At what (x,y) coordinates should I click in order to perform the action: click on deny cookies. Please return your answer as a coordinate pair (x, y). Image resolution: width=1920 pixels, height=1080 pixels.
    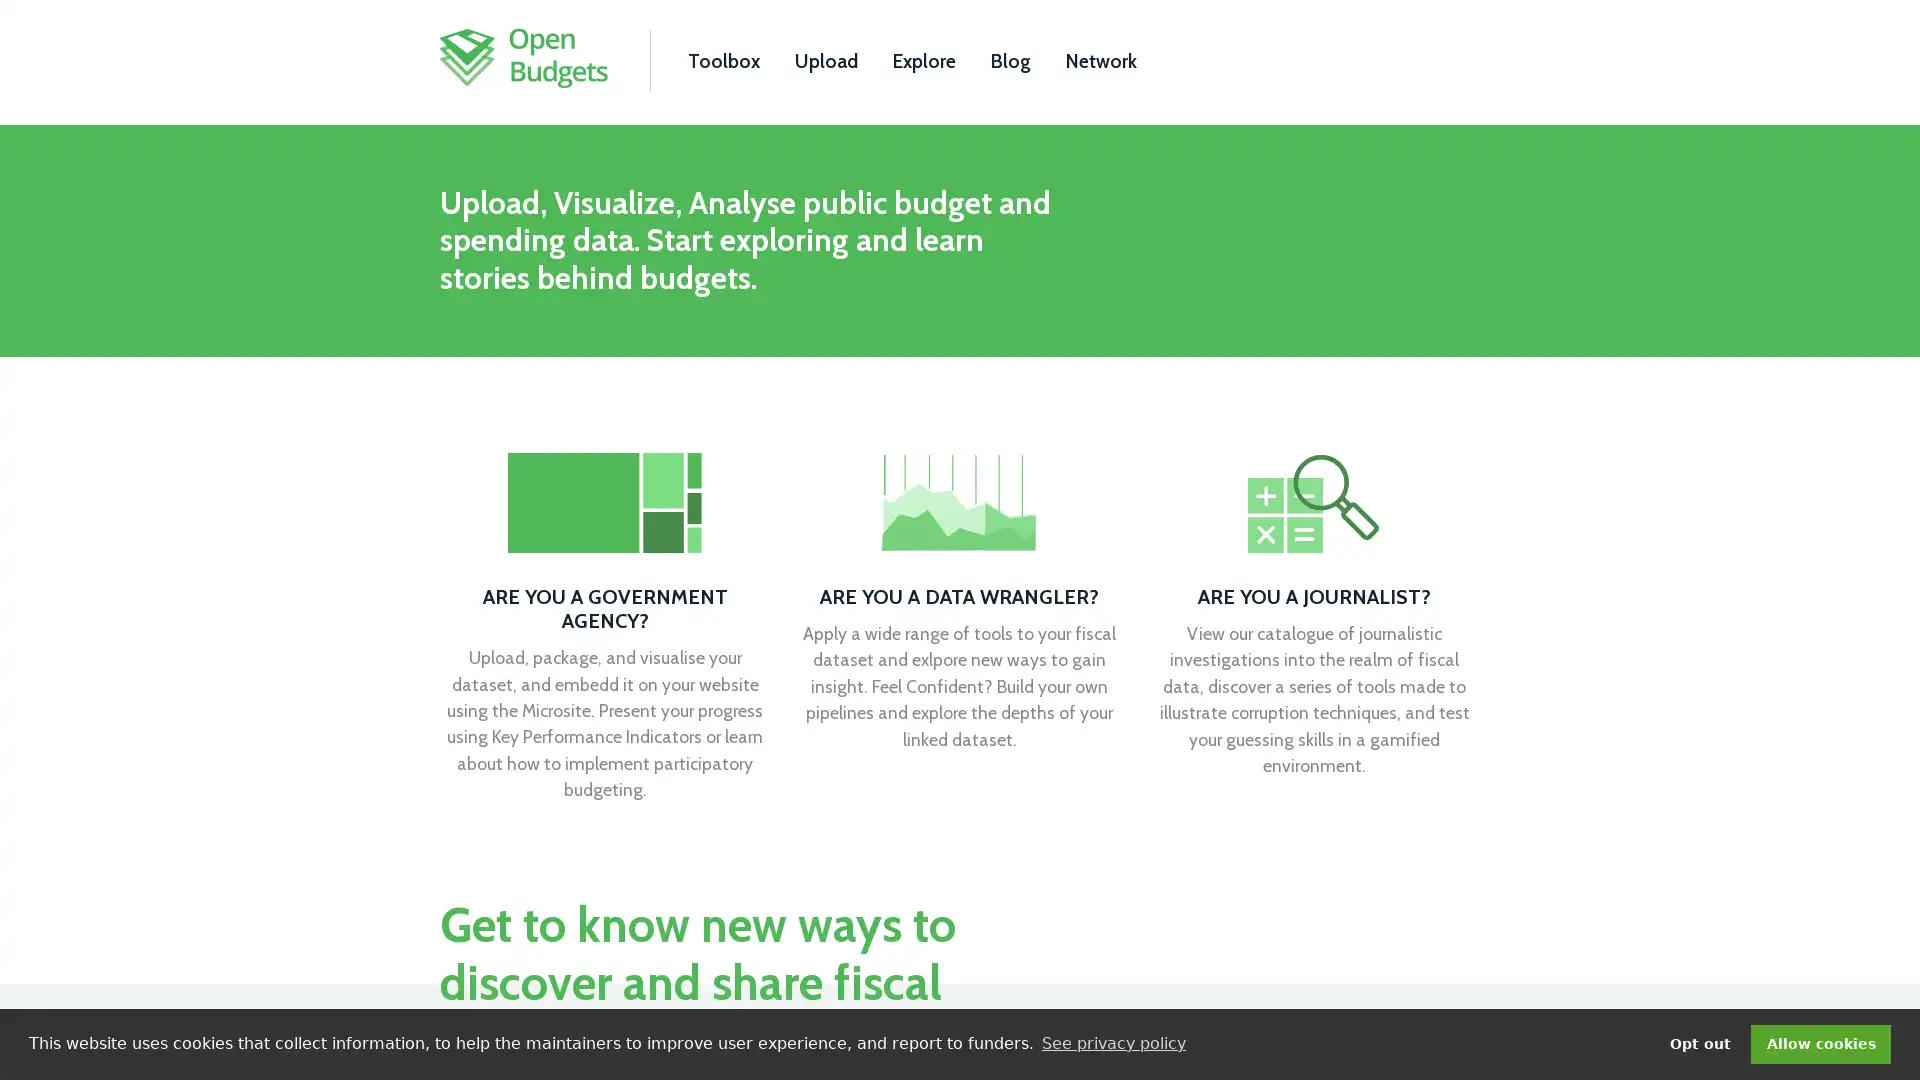
    Looking at the image, I should click on (1698, 1043).